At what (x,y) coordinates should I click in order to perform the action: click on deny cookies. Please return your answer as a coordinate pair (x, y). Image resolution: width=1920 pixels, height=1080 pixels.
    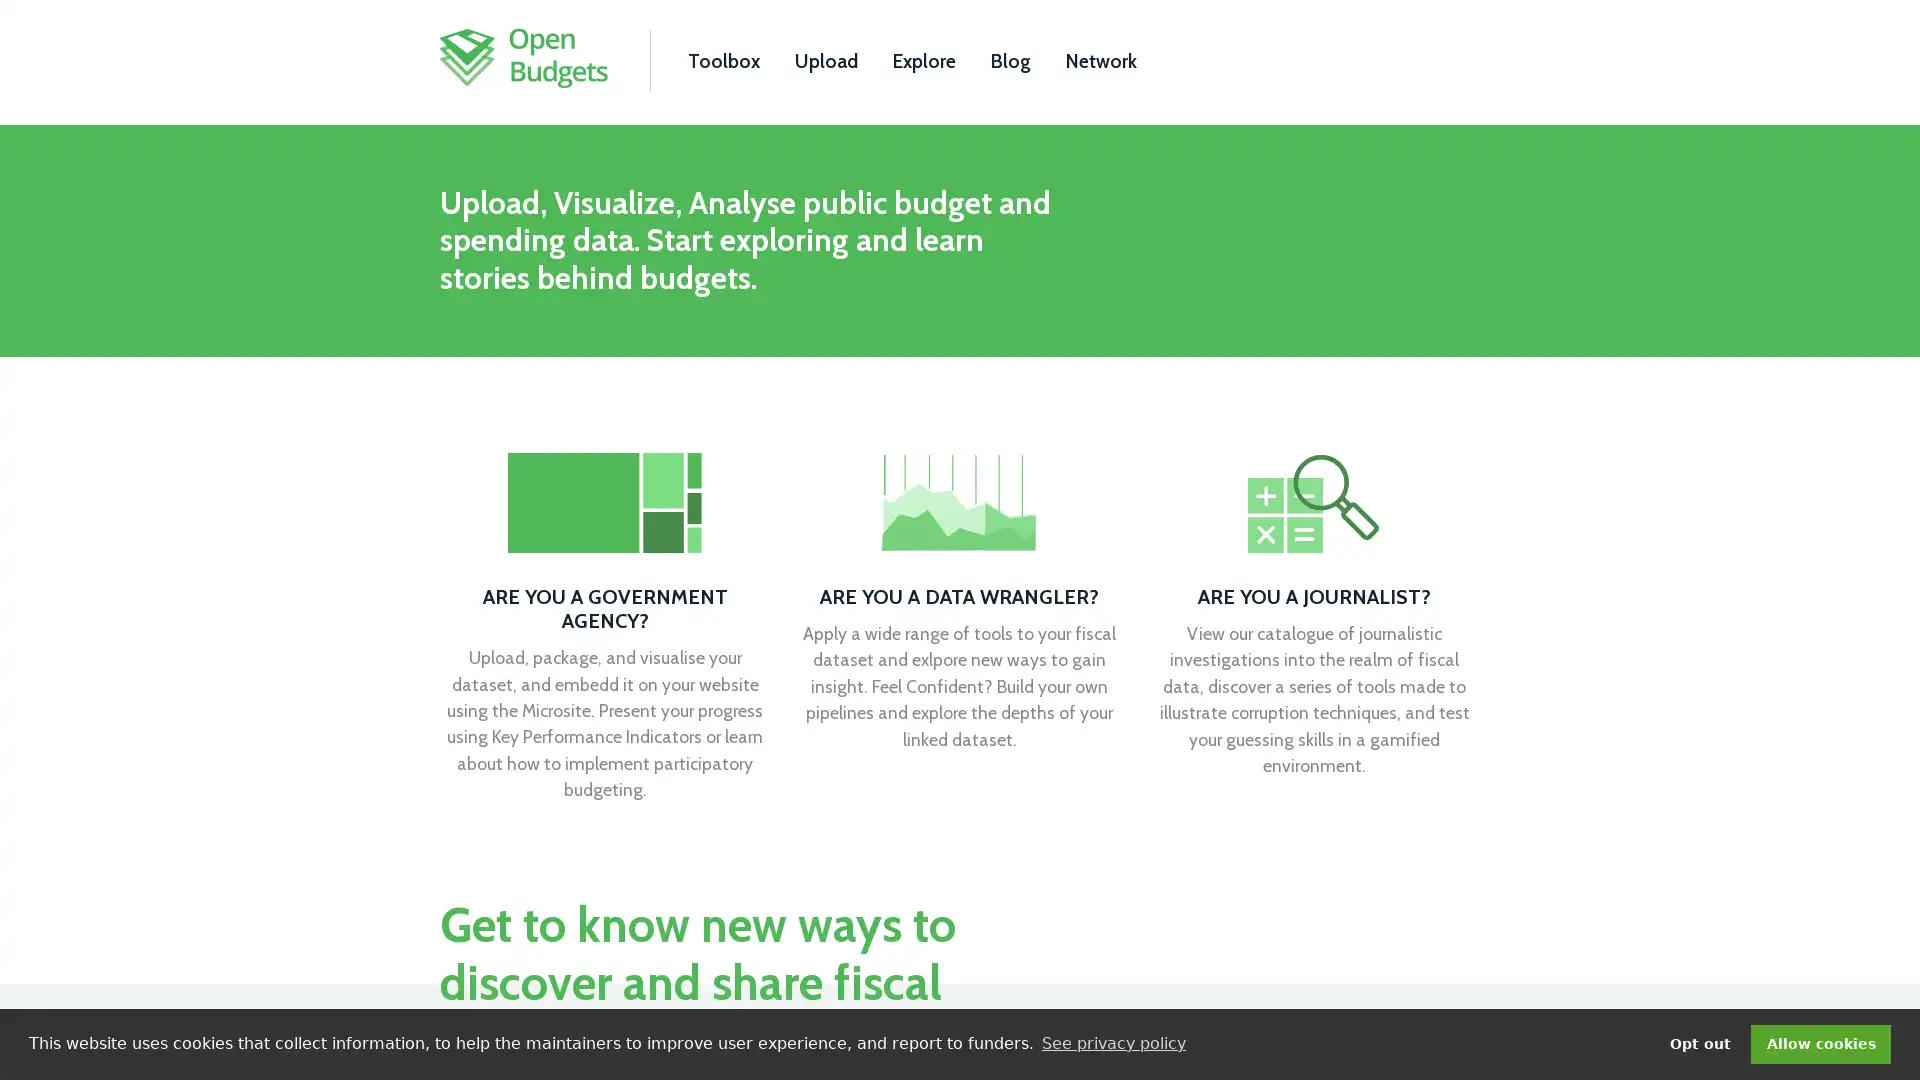
    Looking at the image, I should click on (1698, 1043).